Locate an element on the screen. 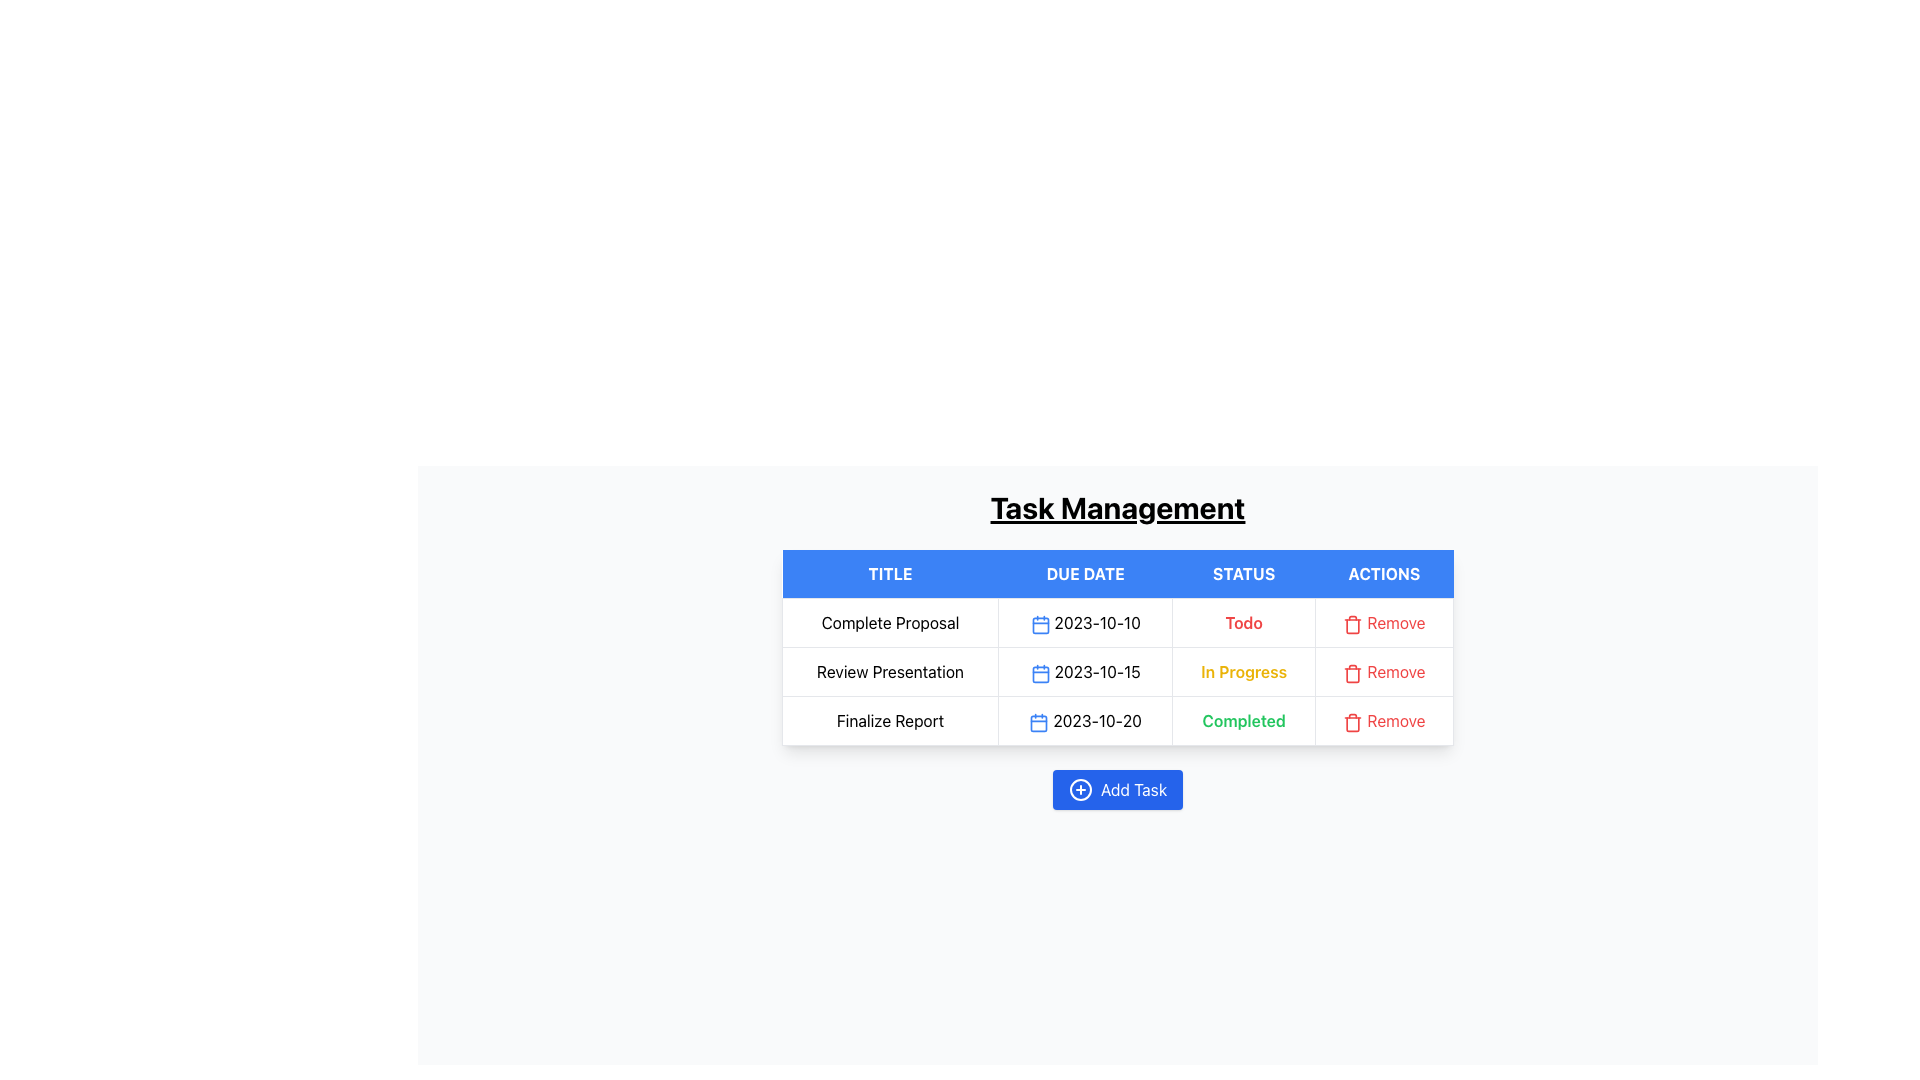  the 'Todo' text label in the 'STATUS' column of the first row in the 'Task Management' table, which indicates the task status as pending or not started is located at coordinates (1243, 622).